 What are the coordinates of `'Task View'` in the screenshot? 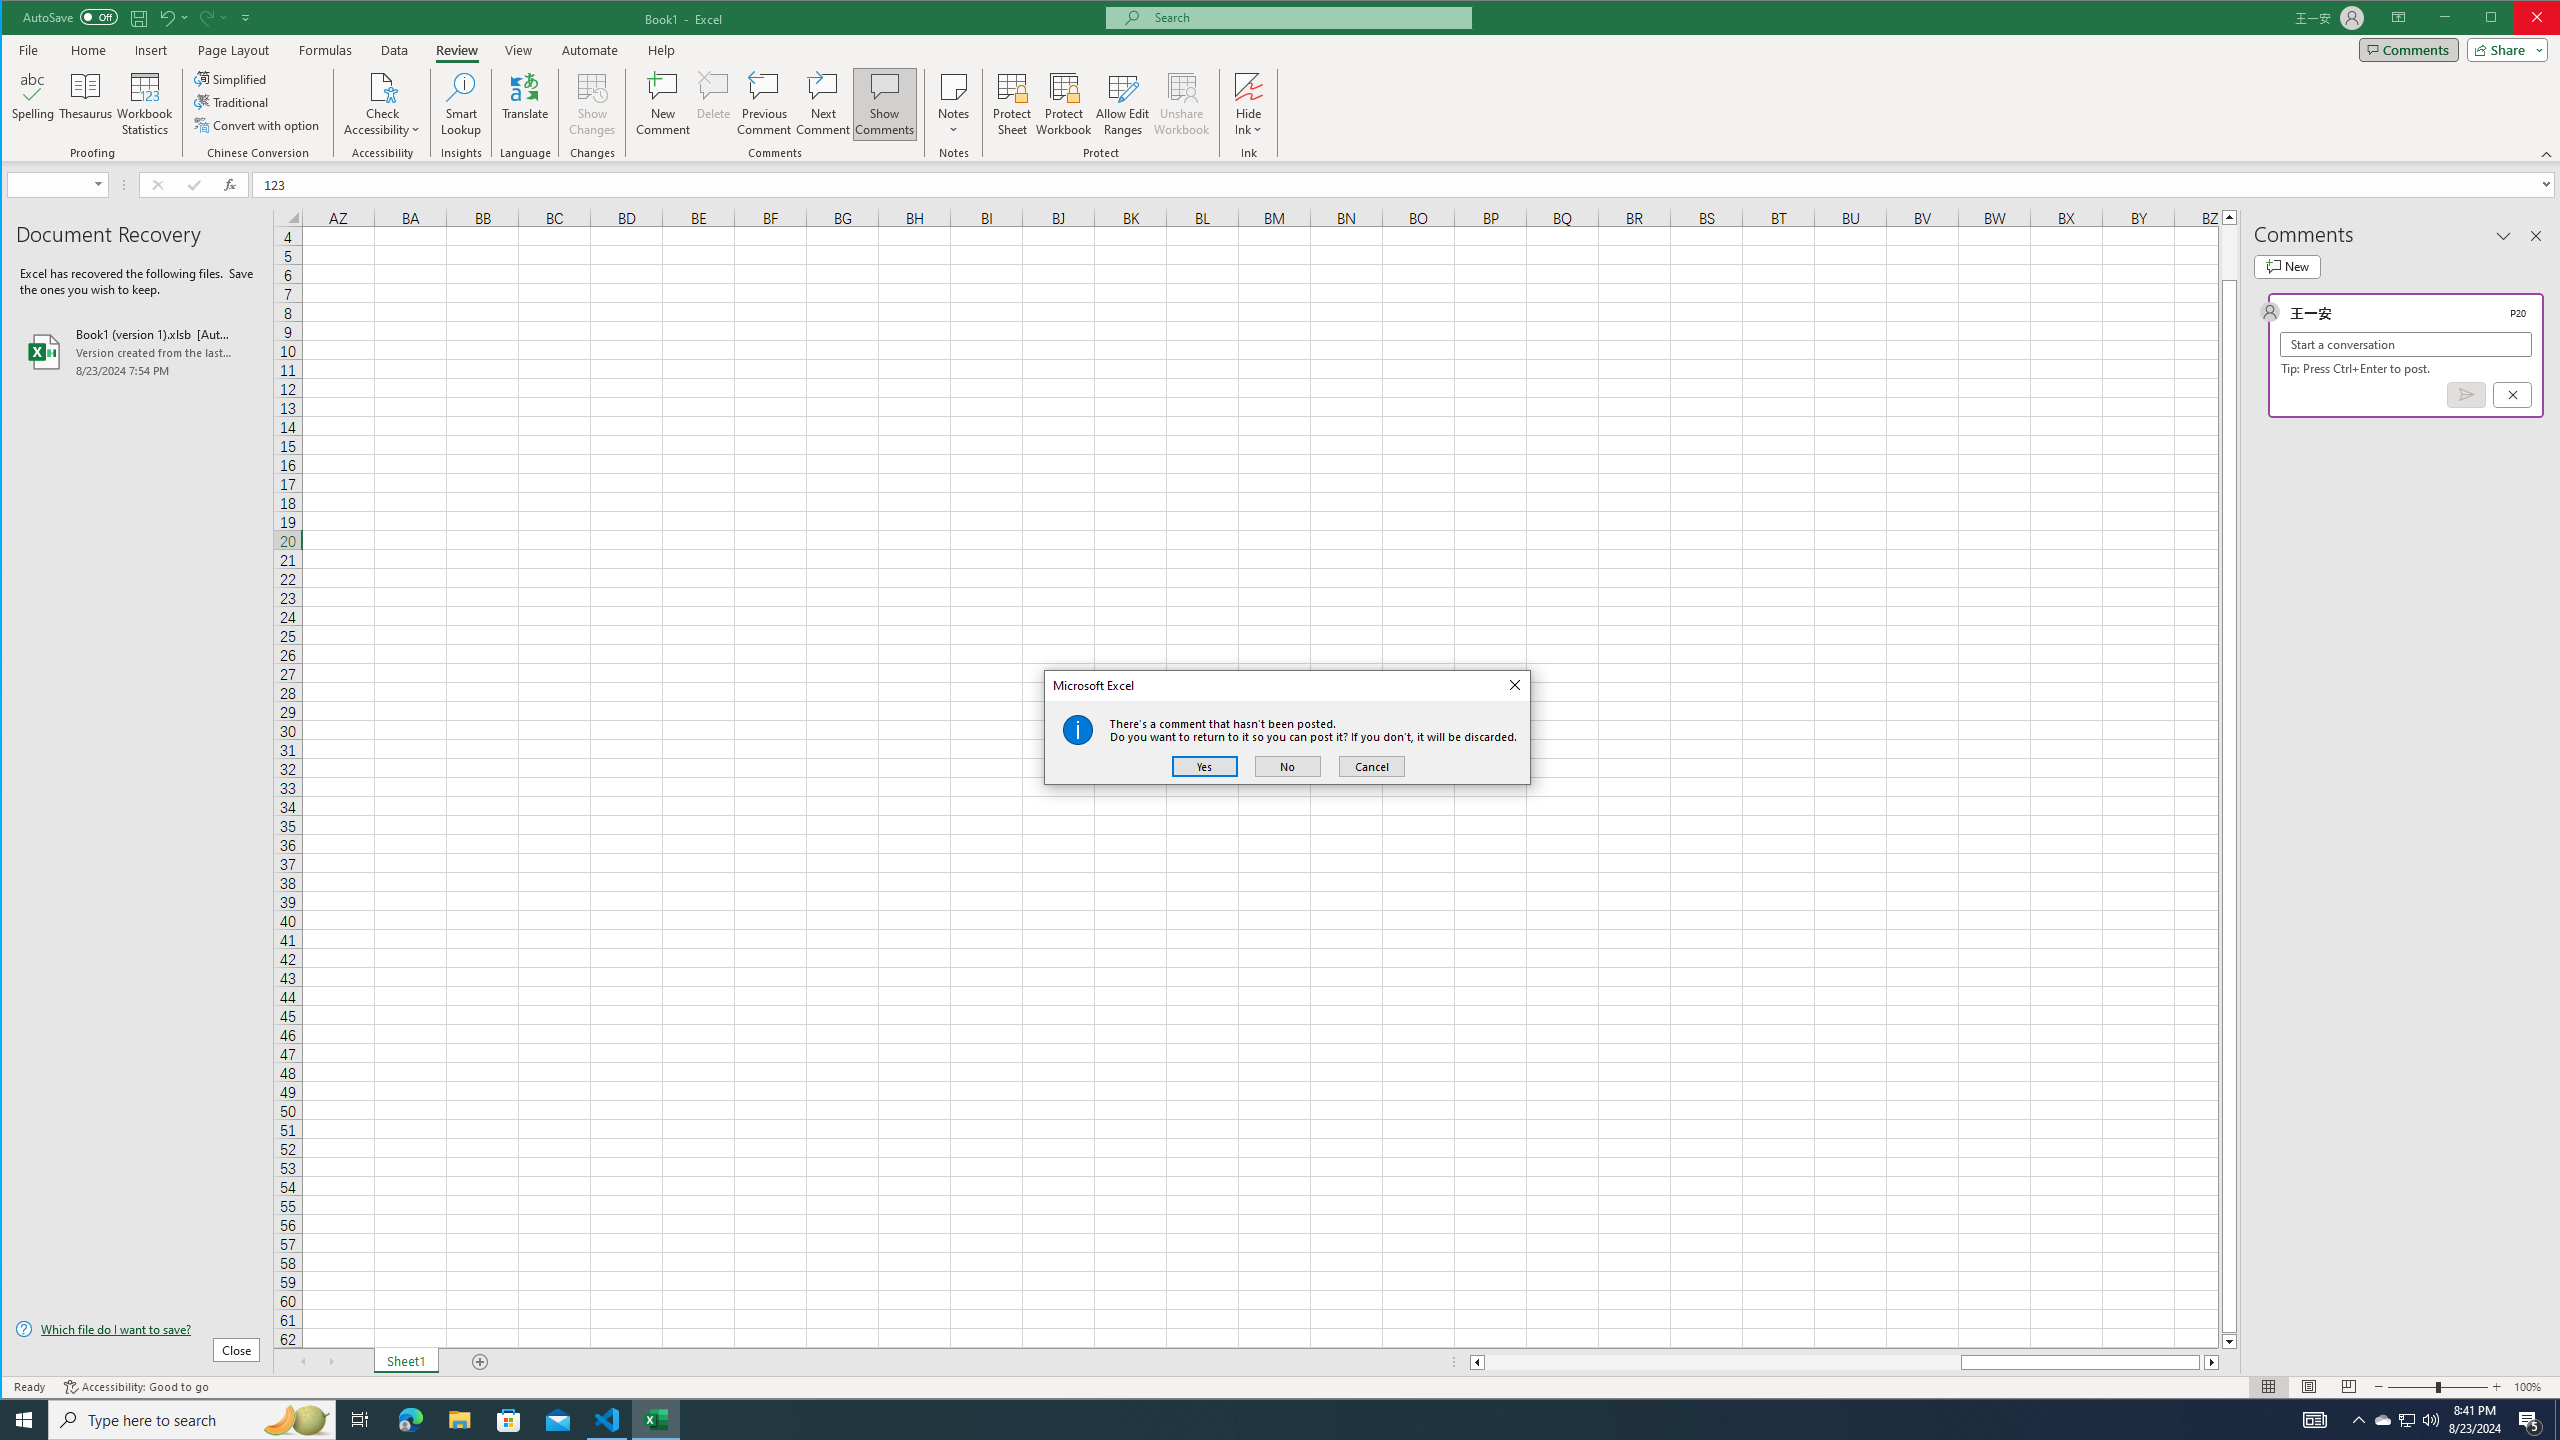 It's located at (358, 1418).